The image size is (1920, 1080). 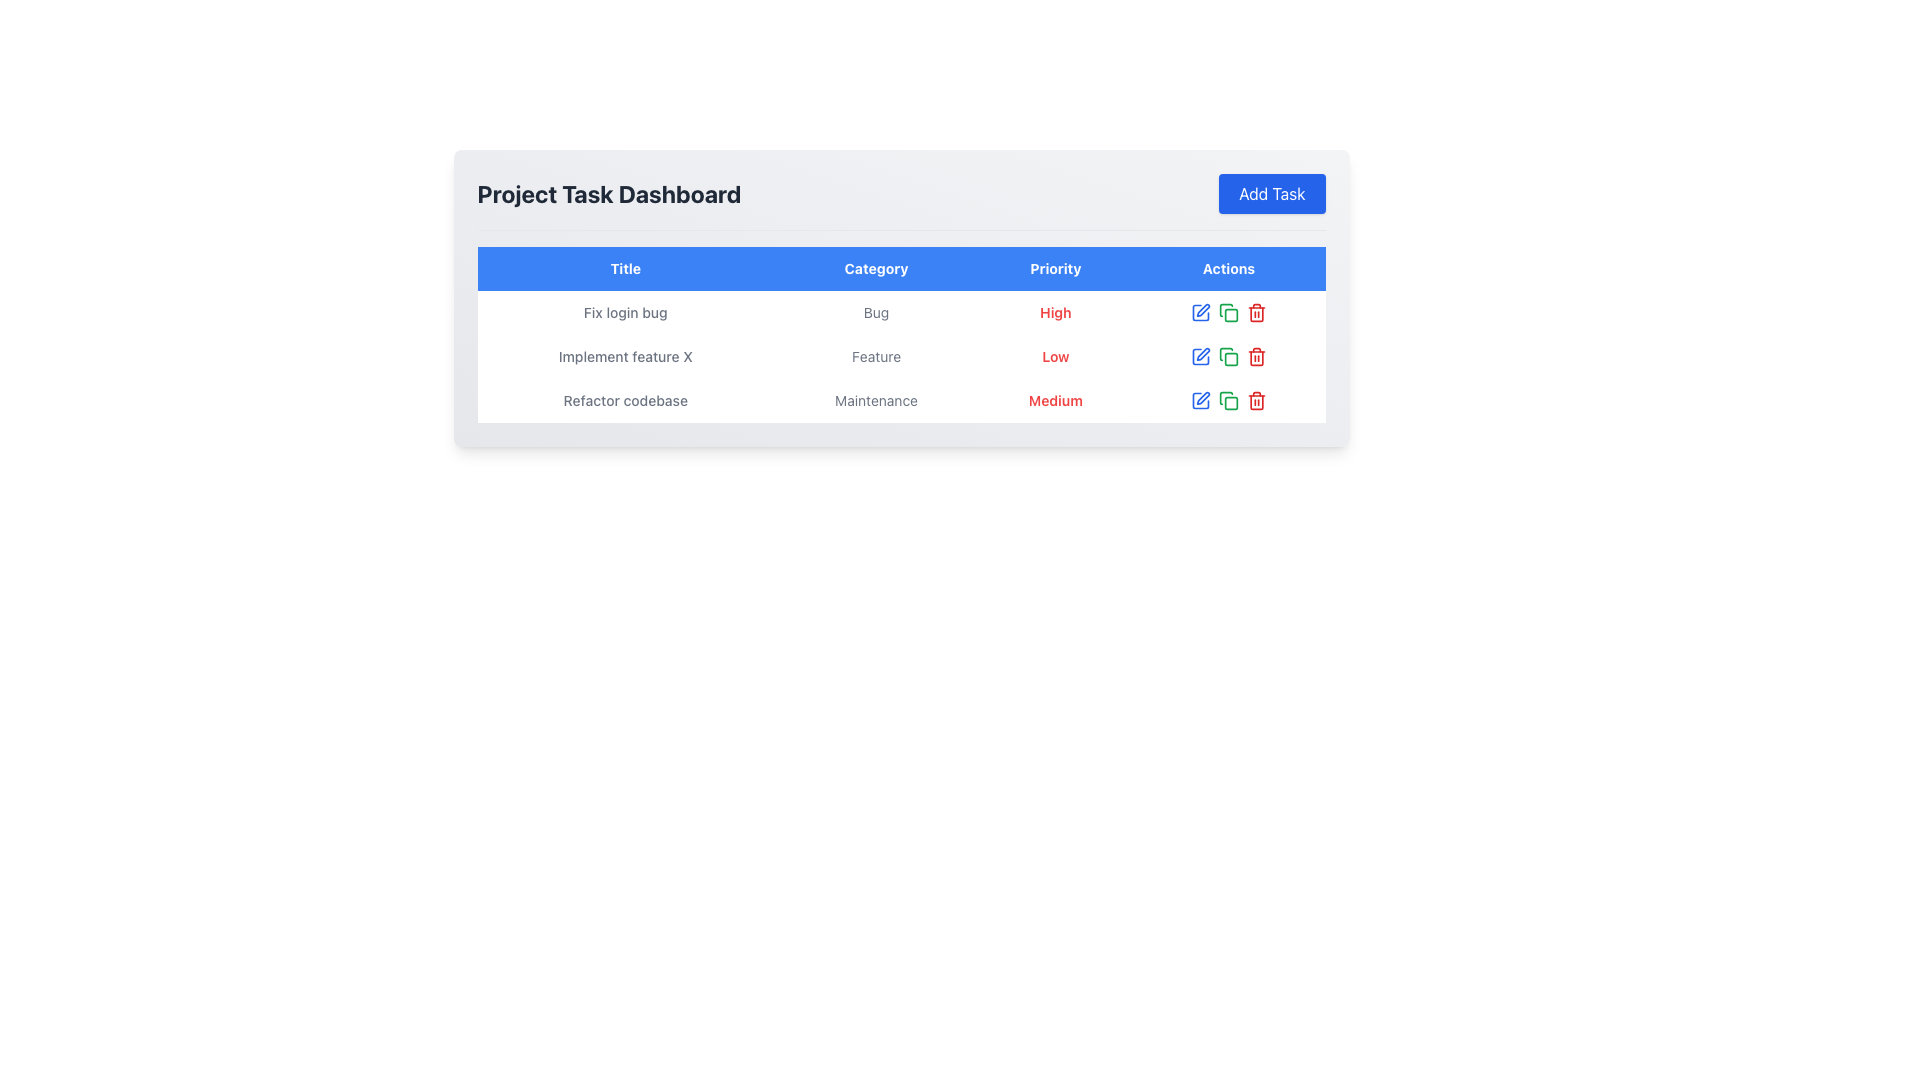 I want to click on the green copy icon located in the Actions column of the table on the dashboard, specifically the second action icon in the row labeled 'Feature', so click(x=1227, y=356).